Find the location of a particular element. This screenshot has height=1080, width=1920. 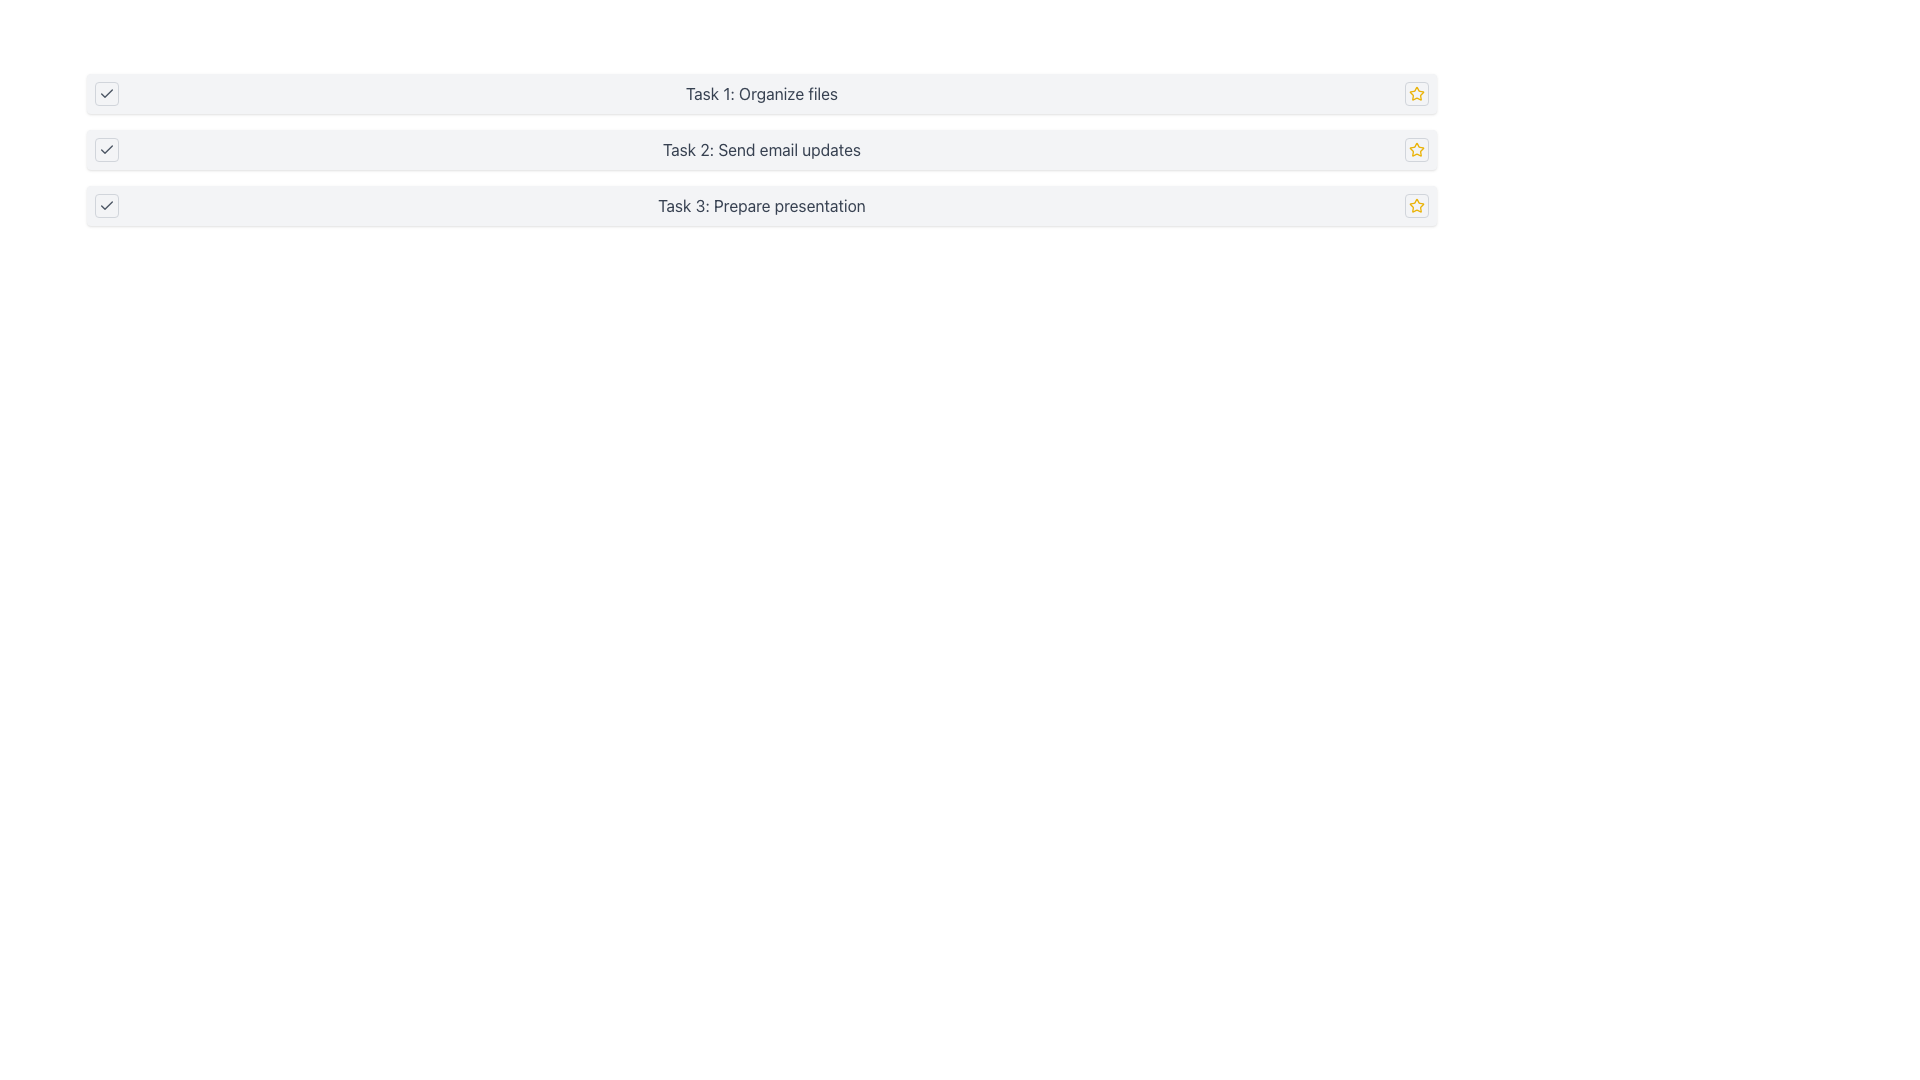

the light yellow star icon located near the right edge of the third row in the vertical list of tasks is located at coordinates (1415, 204).